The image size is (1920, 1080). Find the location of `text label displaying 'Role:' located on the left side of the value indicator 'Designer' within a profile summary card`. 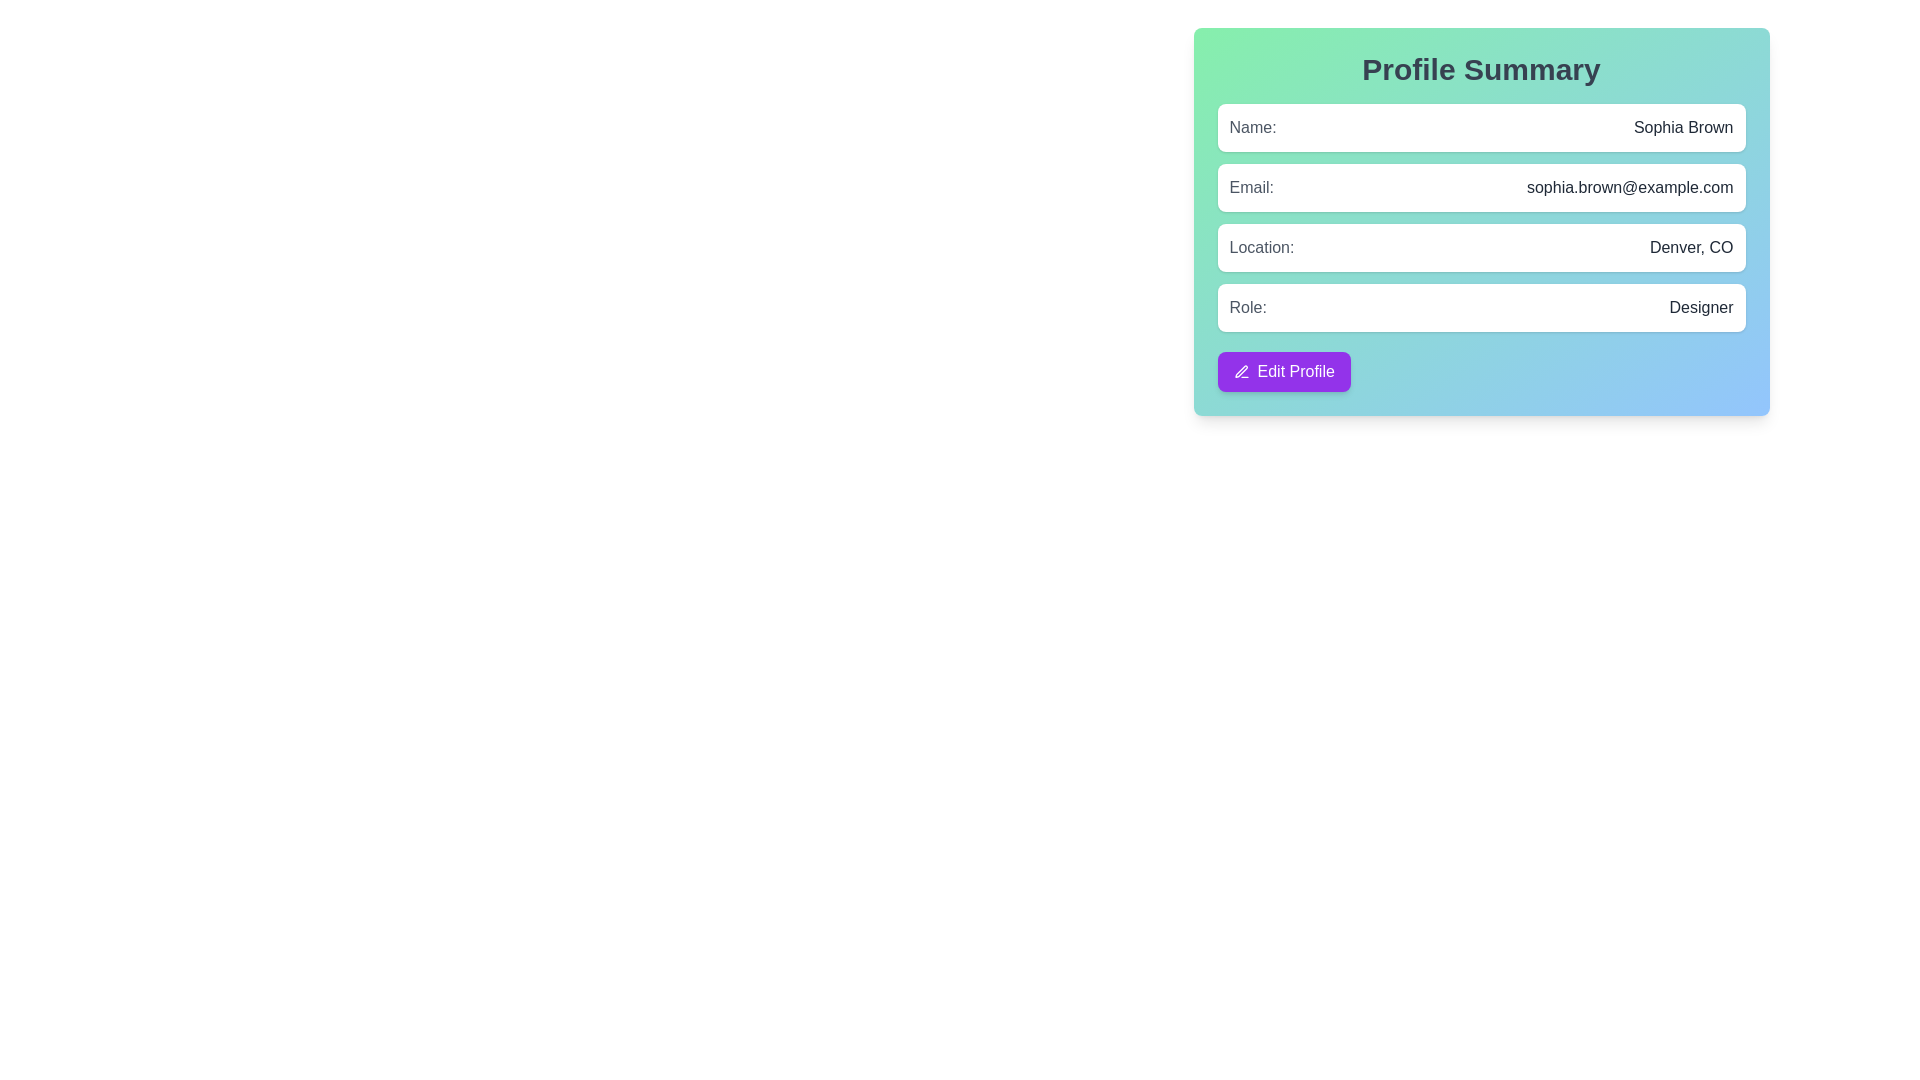

text label displaying 'Role:' located on the left side of the value indicator 'Designer' within a profile summary card is located at coordinates (1247, 308).